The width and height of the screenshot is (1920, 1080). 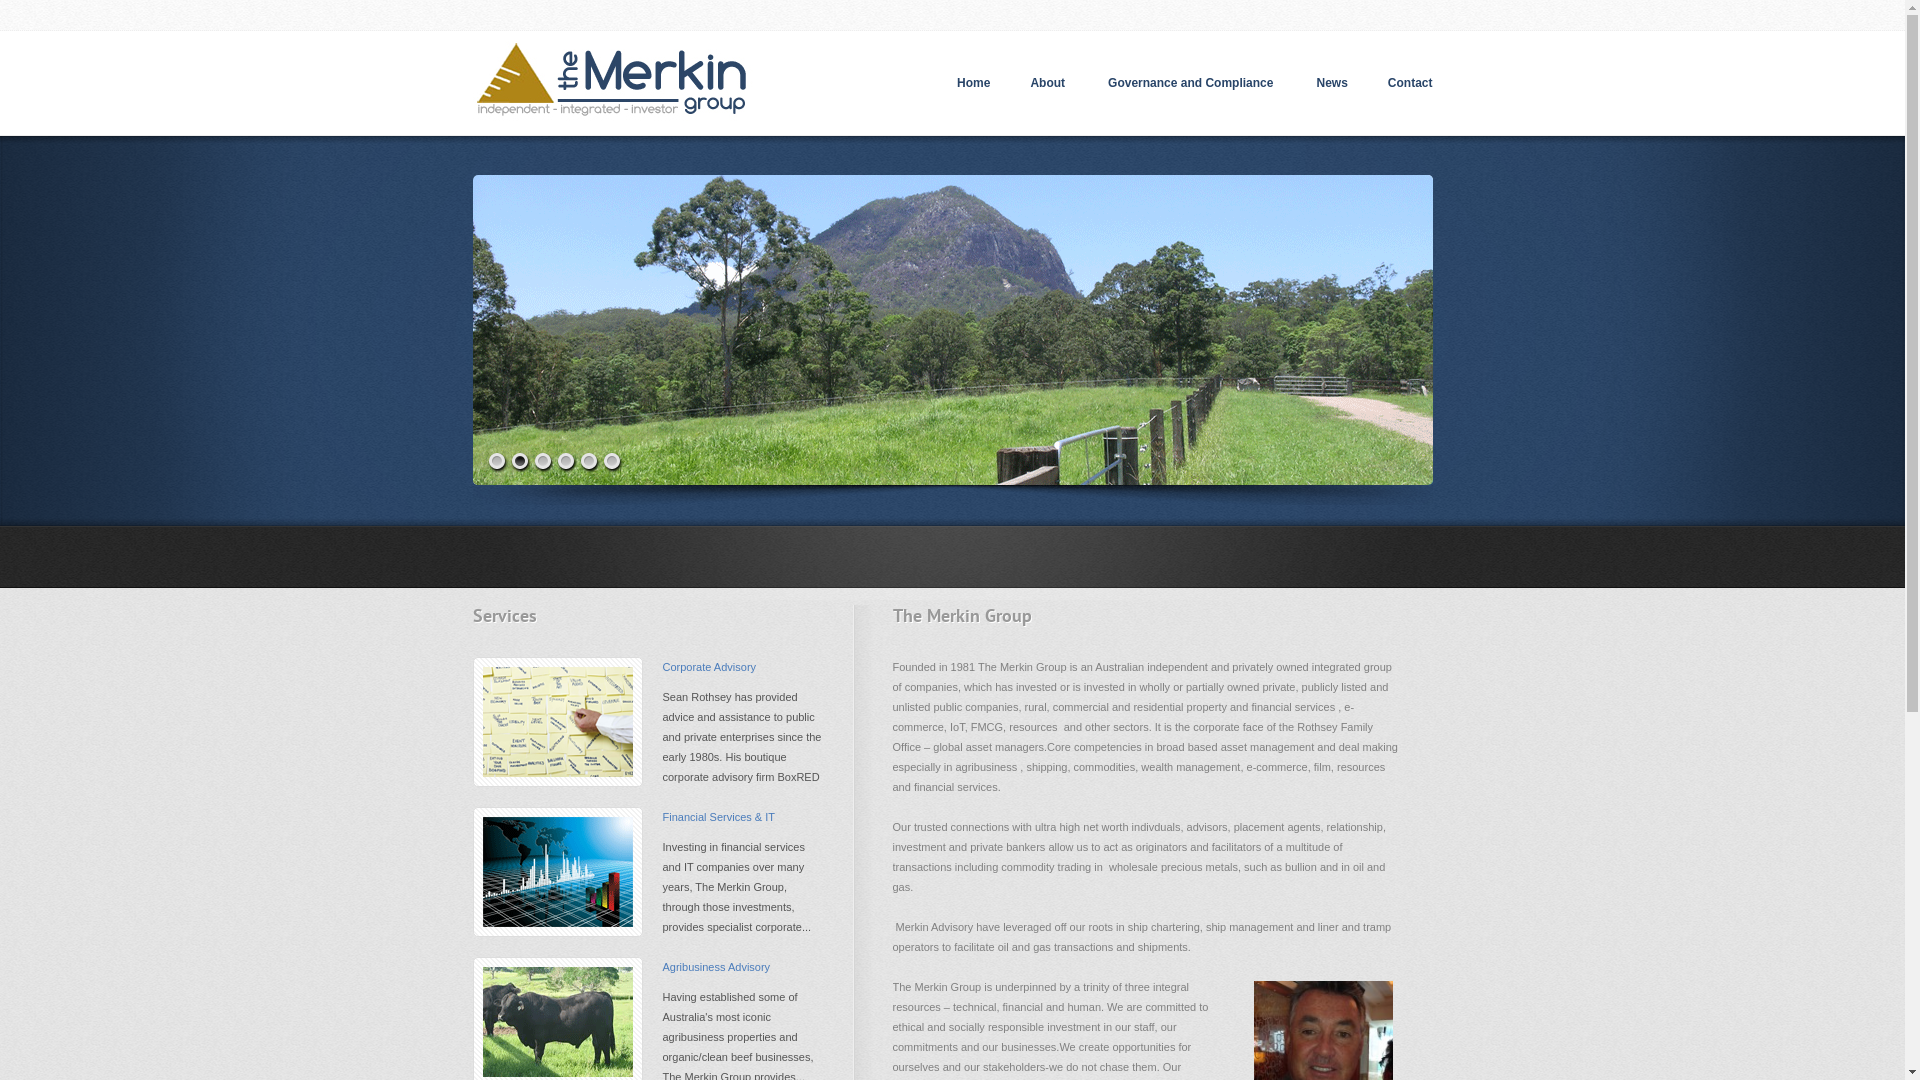 I want to click on '1', so click(x=498, y=463).